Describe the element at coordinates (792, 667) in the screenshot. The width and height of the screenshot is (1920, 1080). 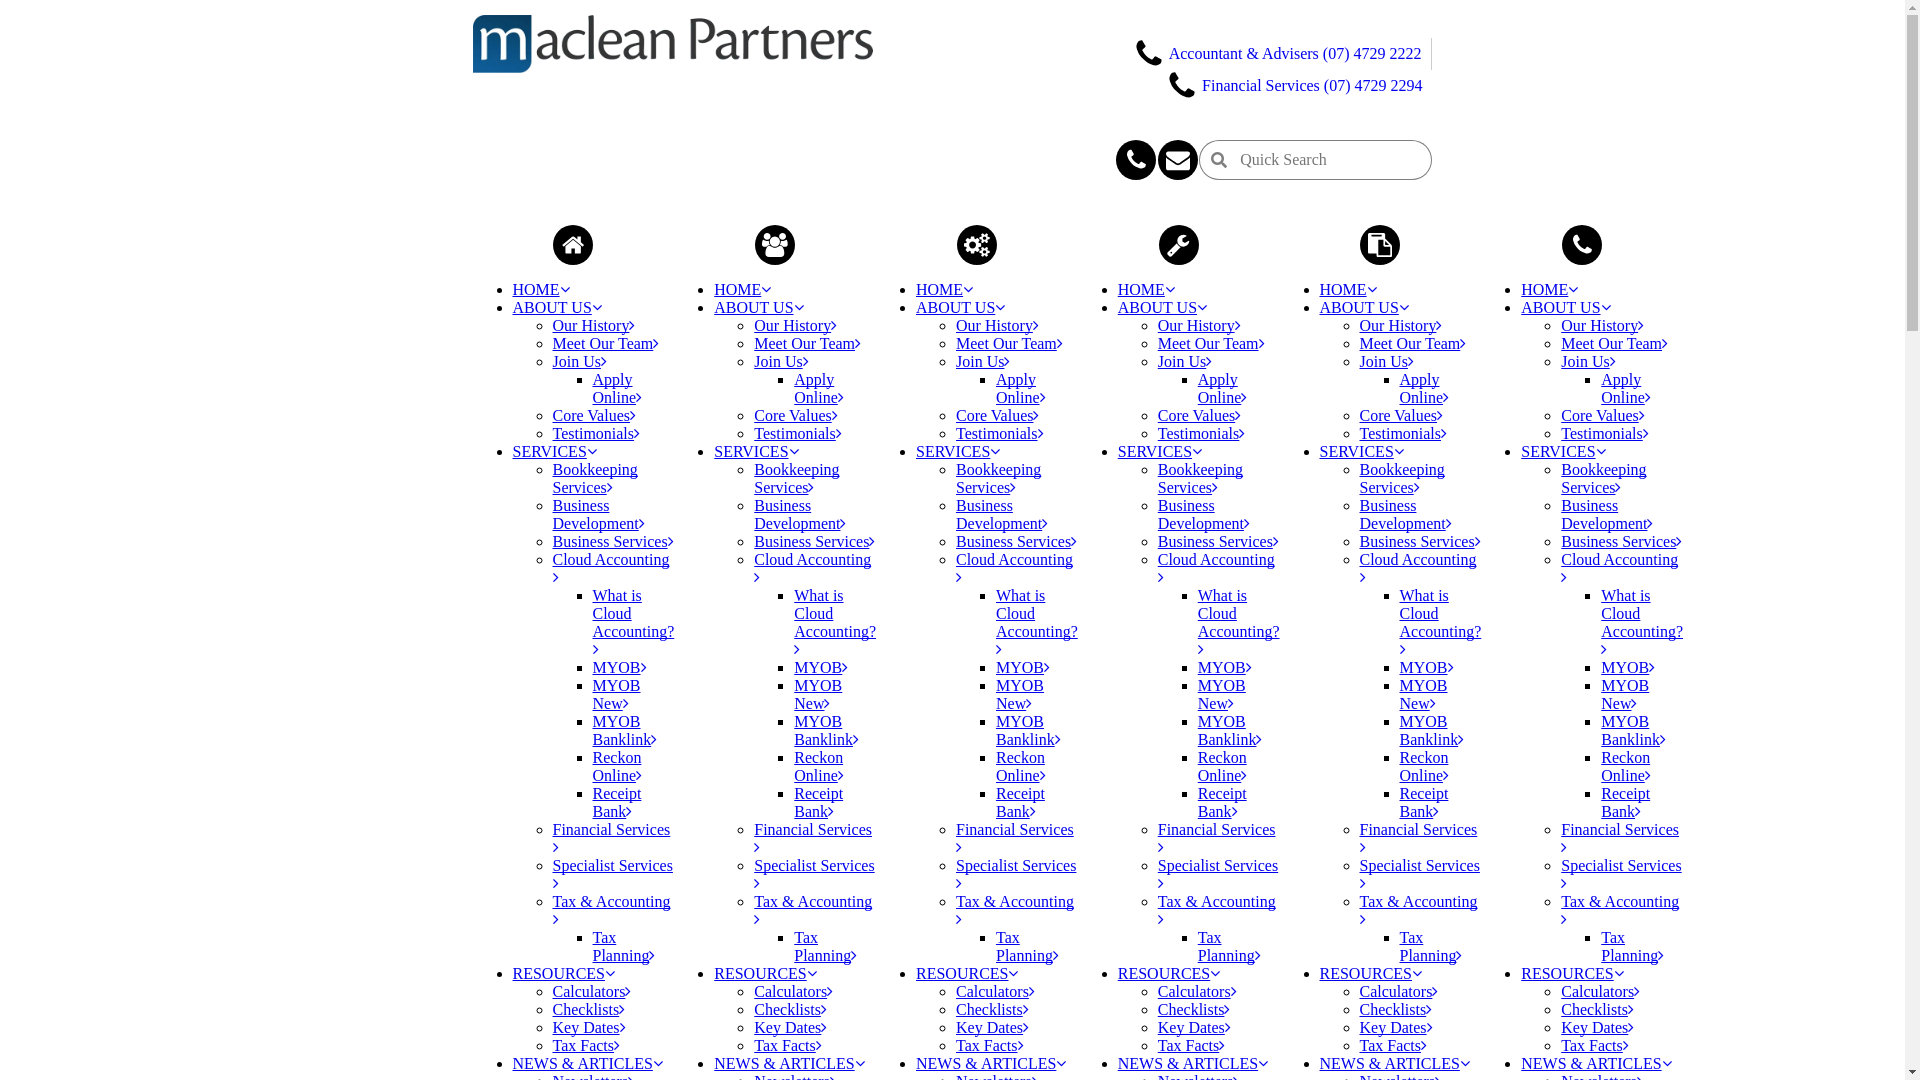
I see `'MYOB'` at that location.